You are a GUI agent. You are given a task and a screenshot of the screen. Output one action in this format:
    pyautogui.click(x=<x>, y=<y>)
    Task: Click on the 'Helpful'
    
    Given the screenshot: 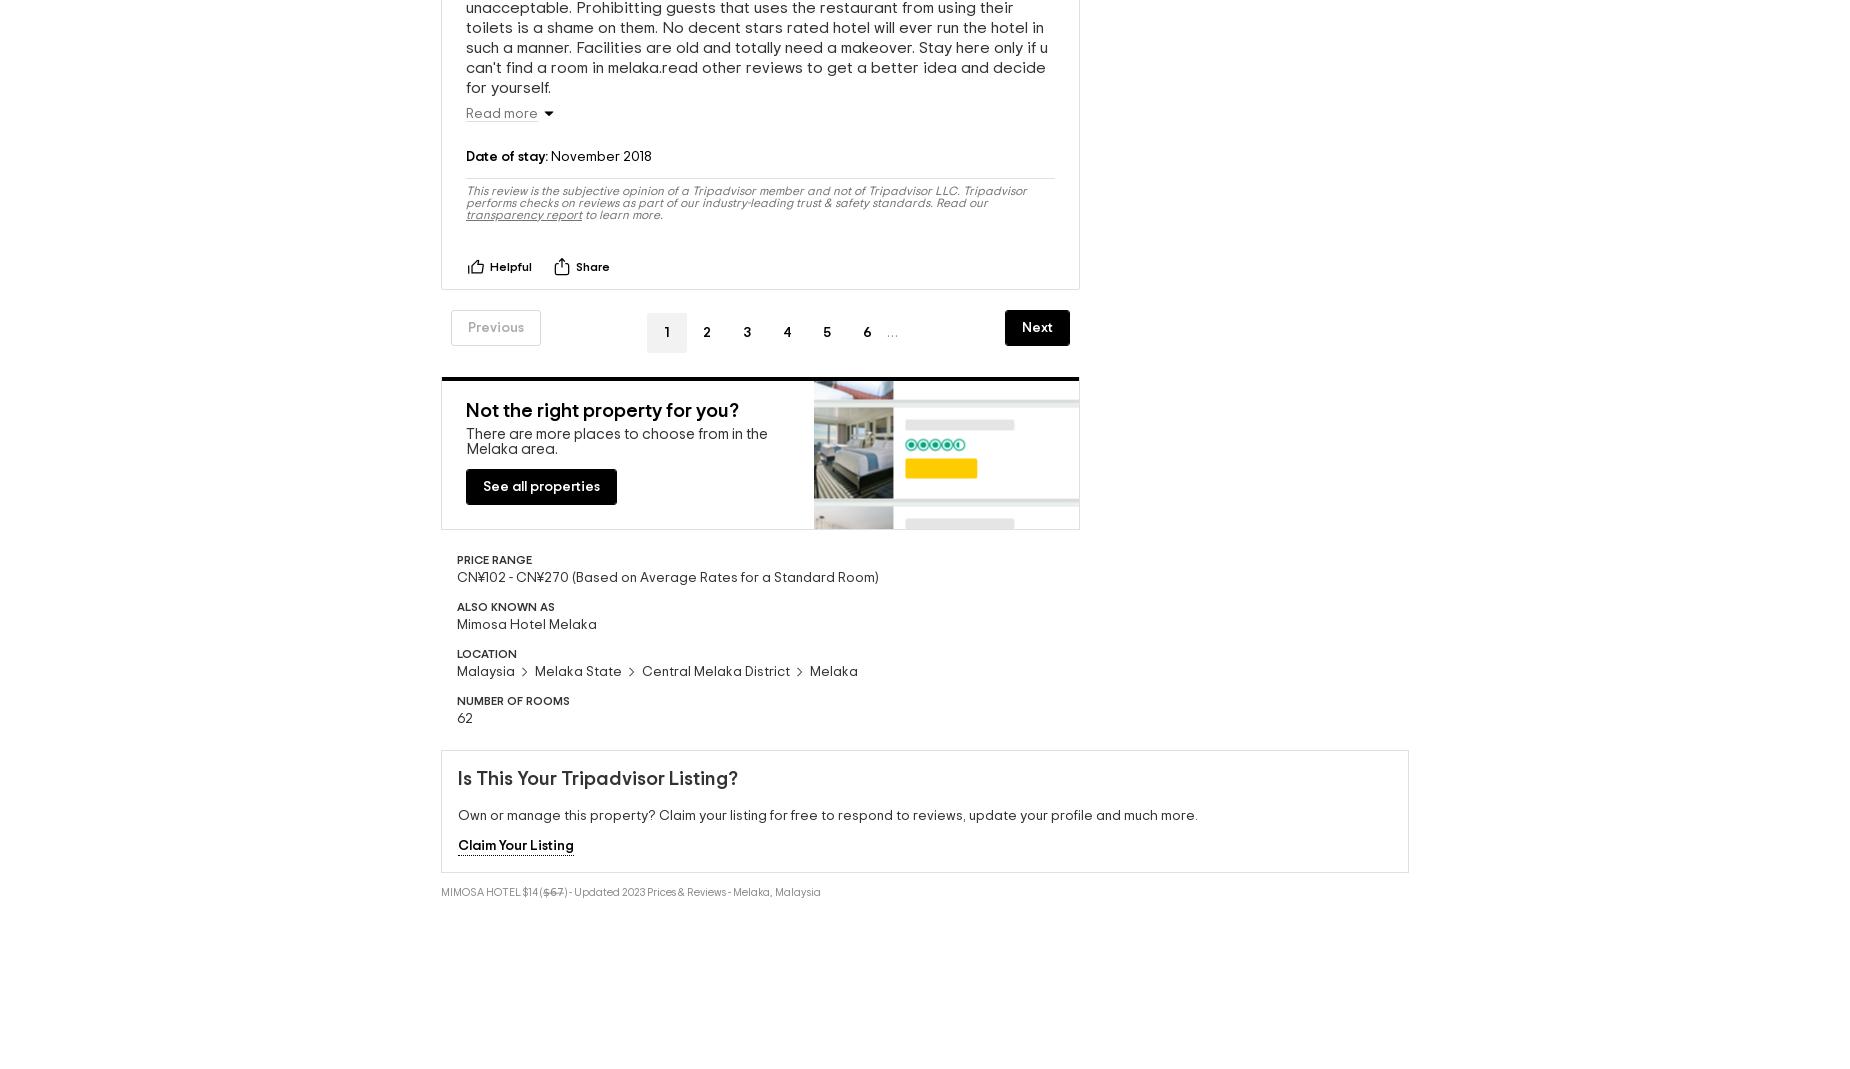 What is the action you would take?
    pyautogui.click(x=510, y=264)
    